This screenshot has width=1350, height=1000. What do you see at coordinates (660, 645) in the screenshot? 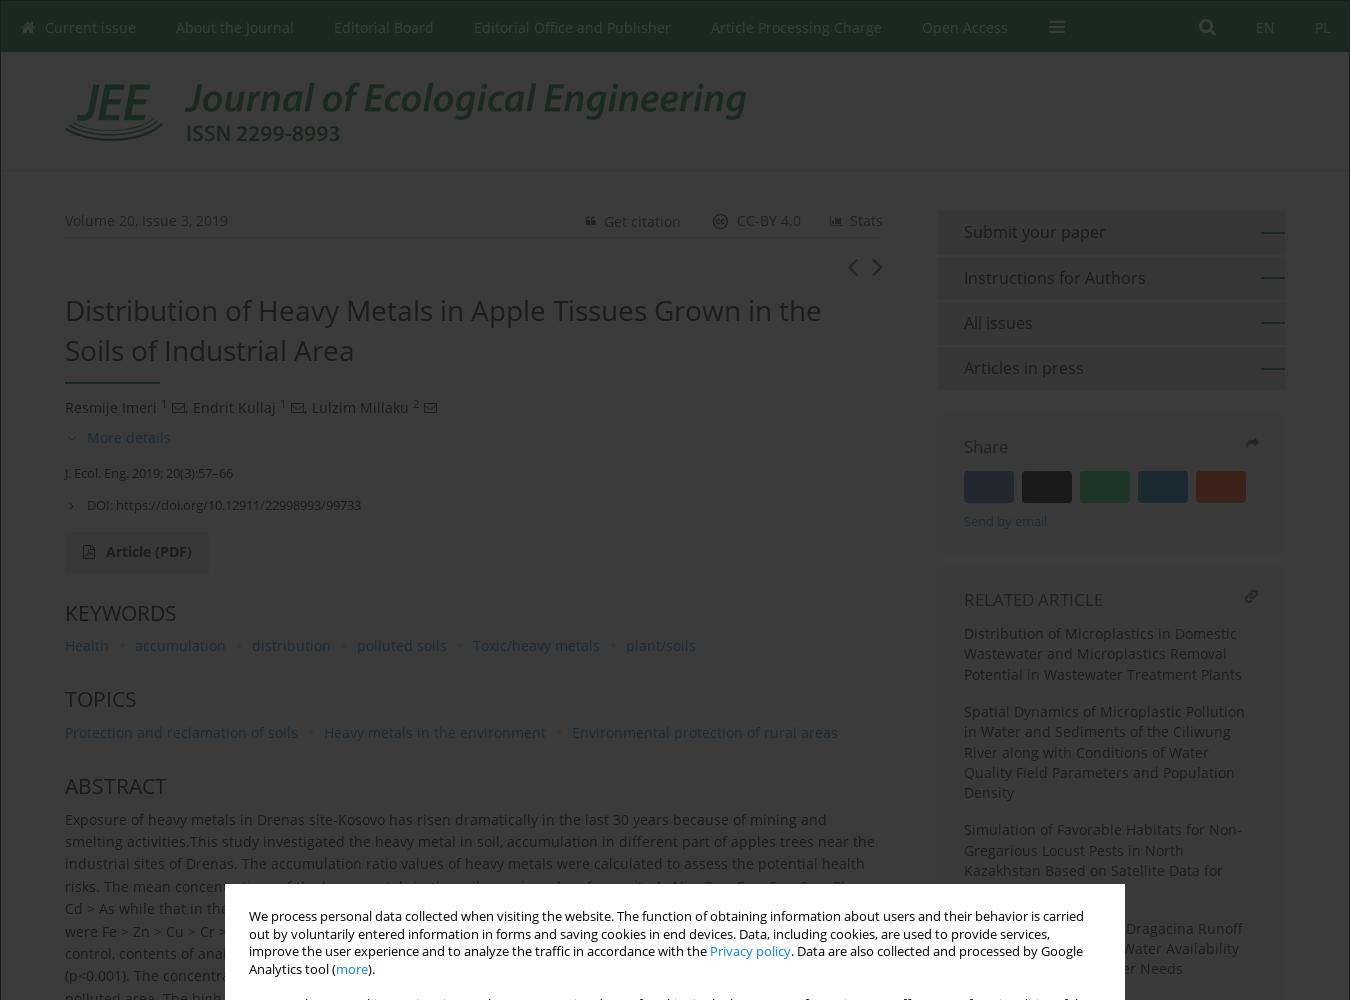
I see `'plant/soils'` at bounding box center [660, 645].